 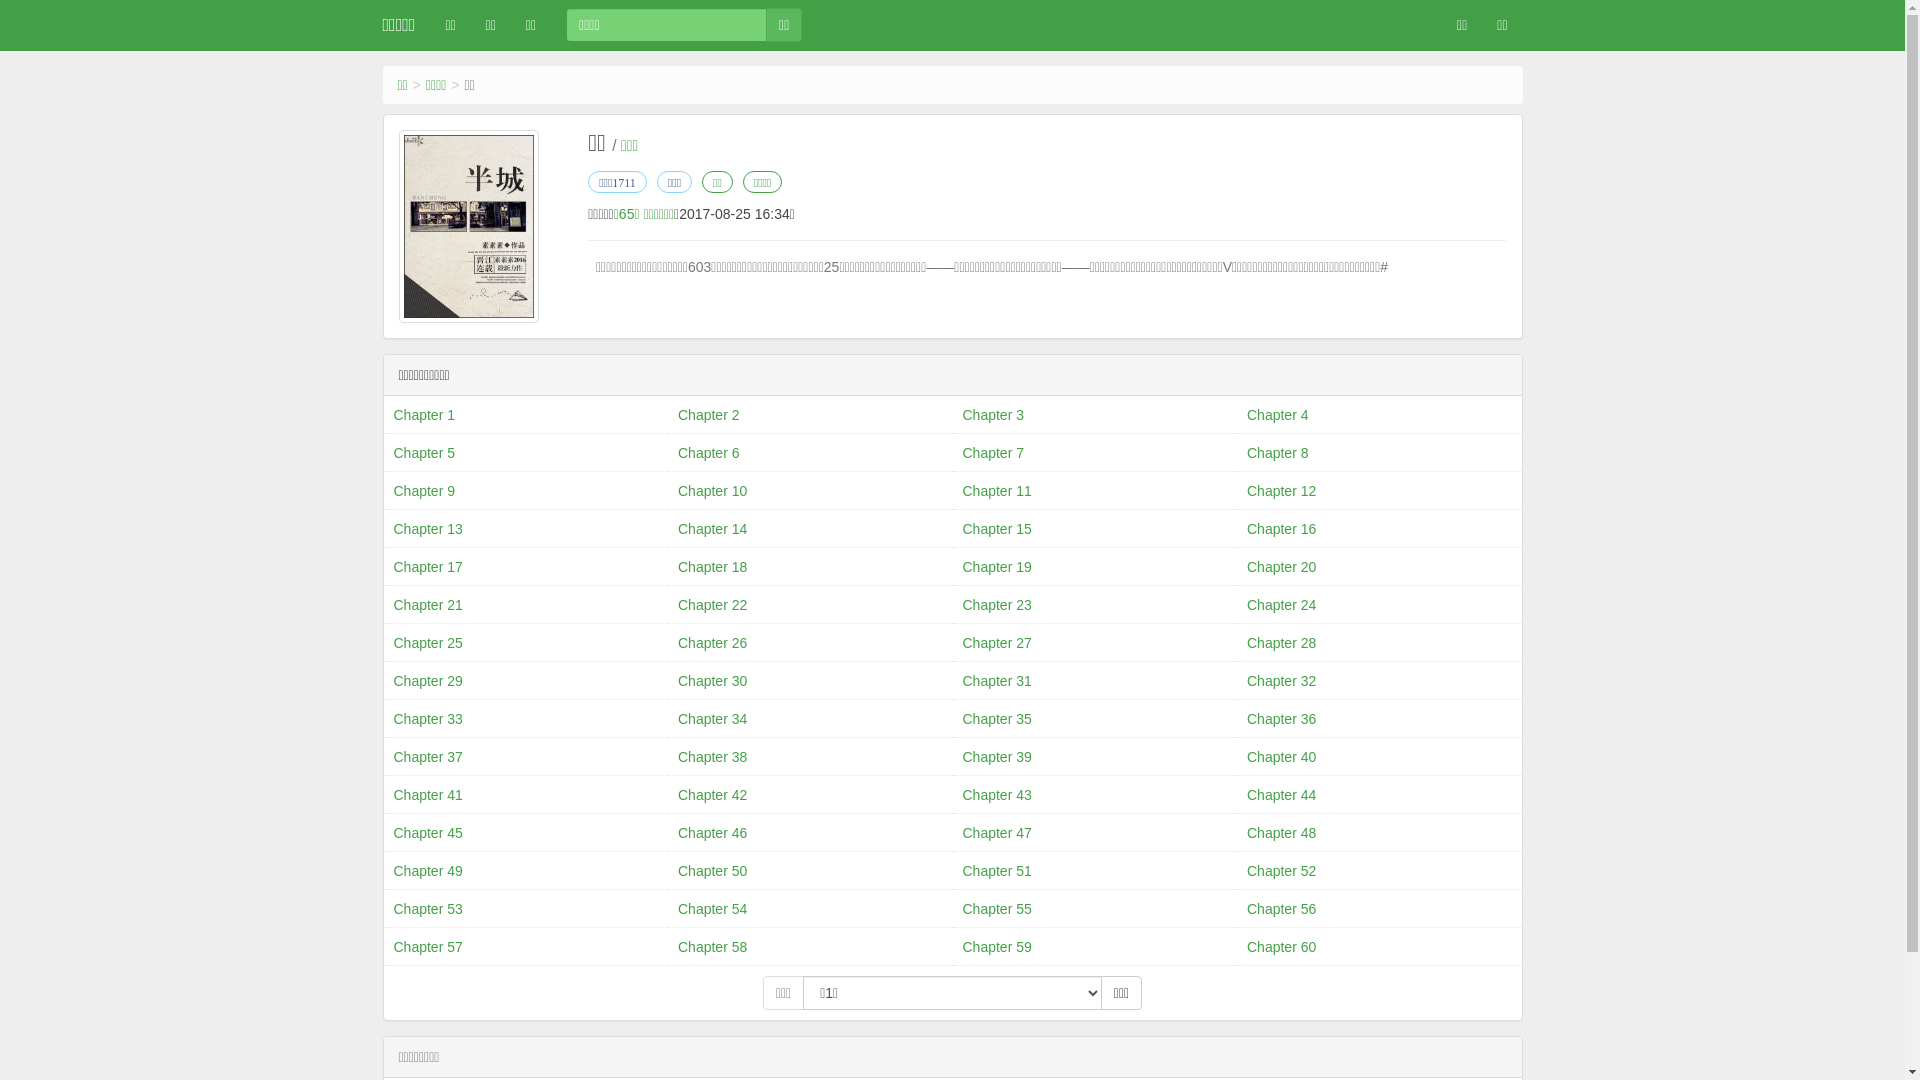 What do you see at coordinates (393, 946) in the screenshot?
I see `'Chapter 57'` at bounding box center [393, 946].